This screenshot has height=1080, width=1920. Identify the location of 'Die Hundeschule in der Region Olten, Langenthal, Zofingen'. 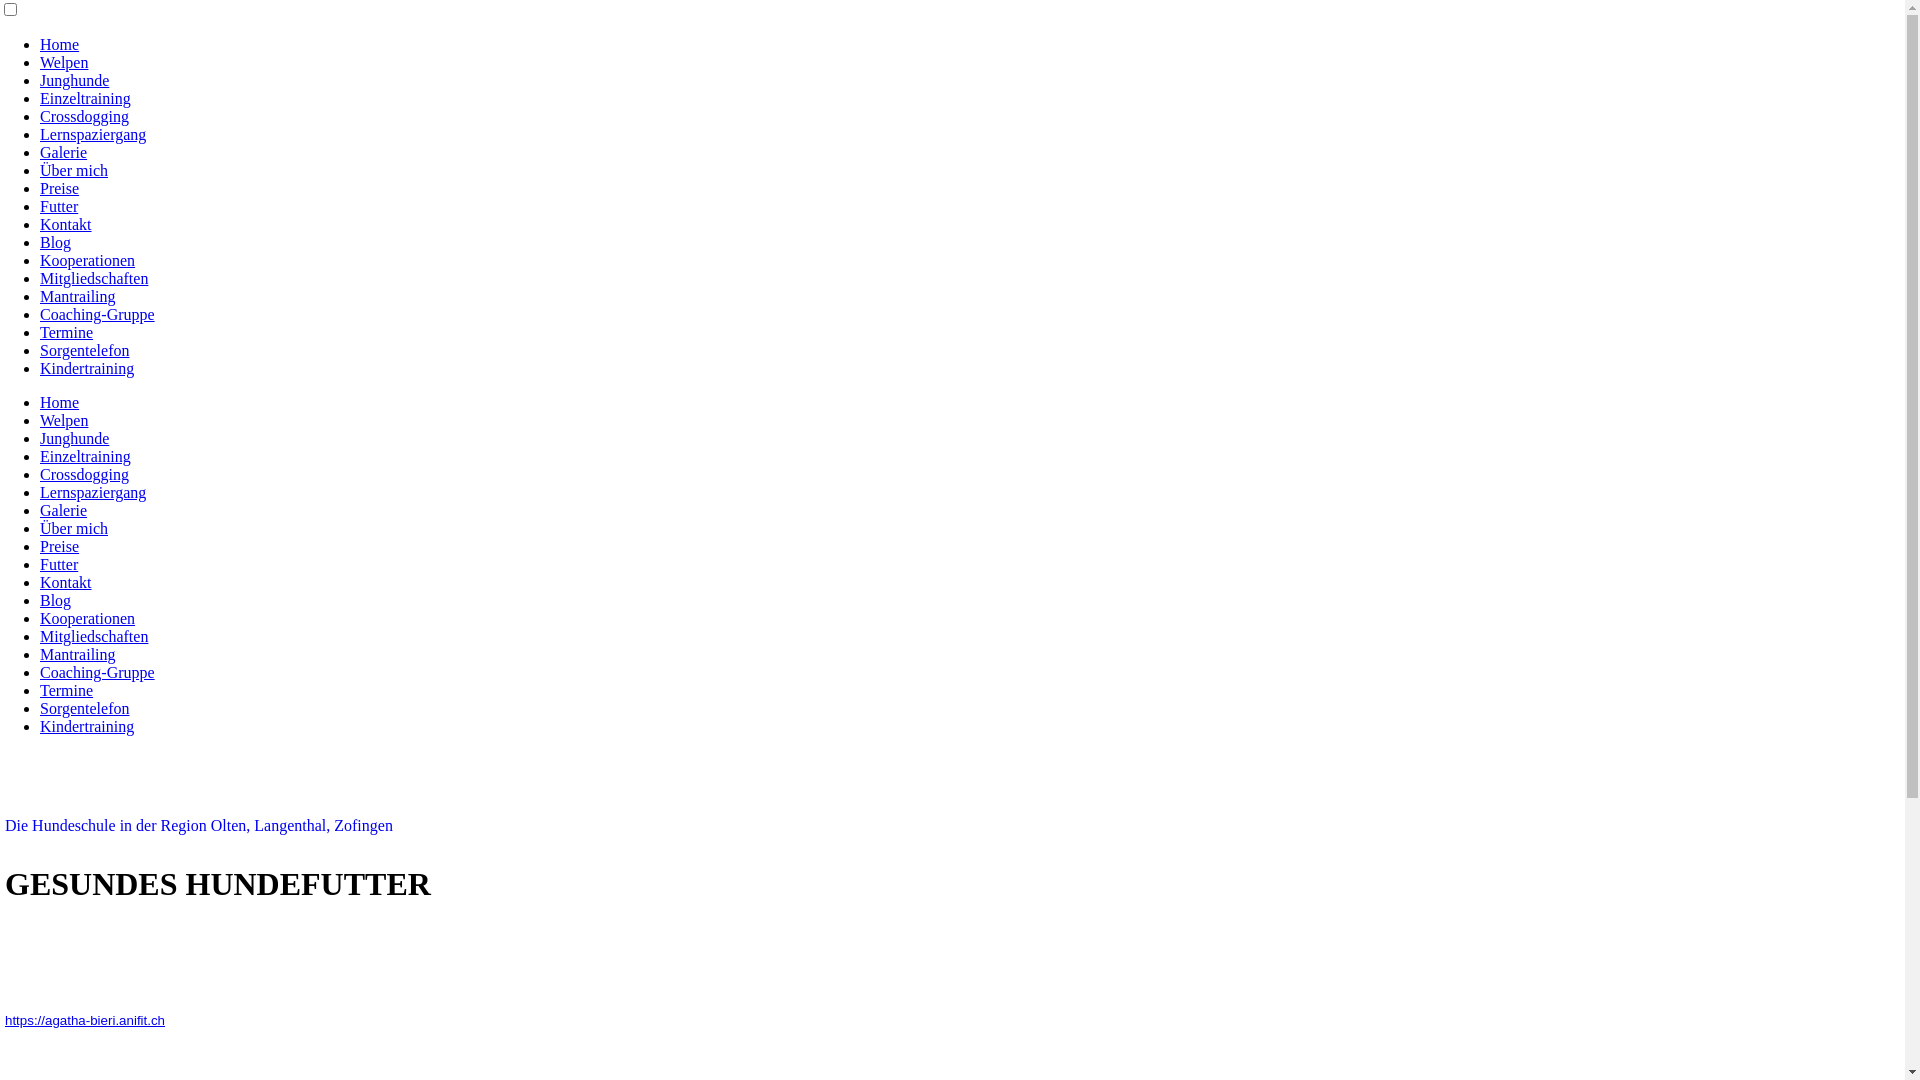
(198, 825).